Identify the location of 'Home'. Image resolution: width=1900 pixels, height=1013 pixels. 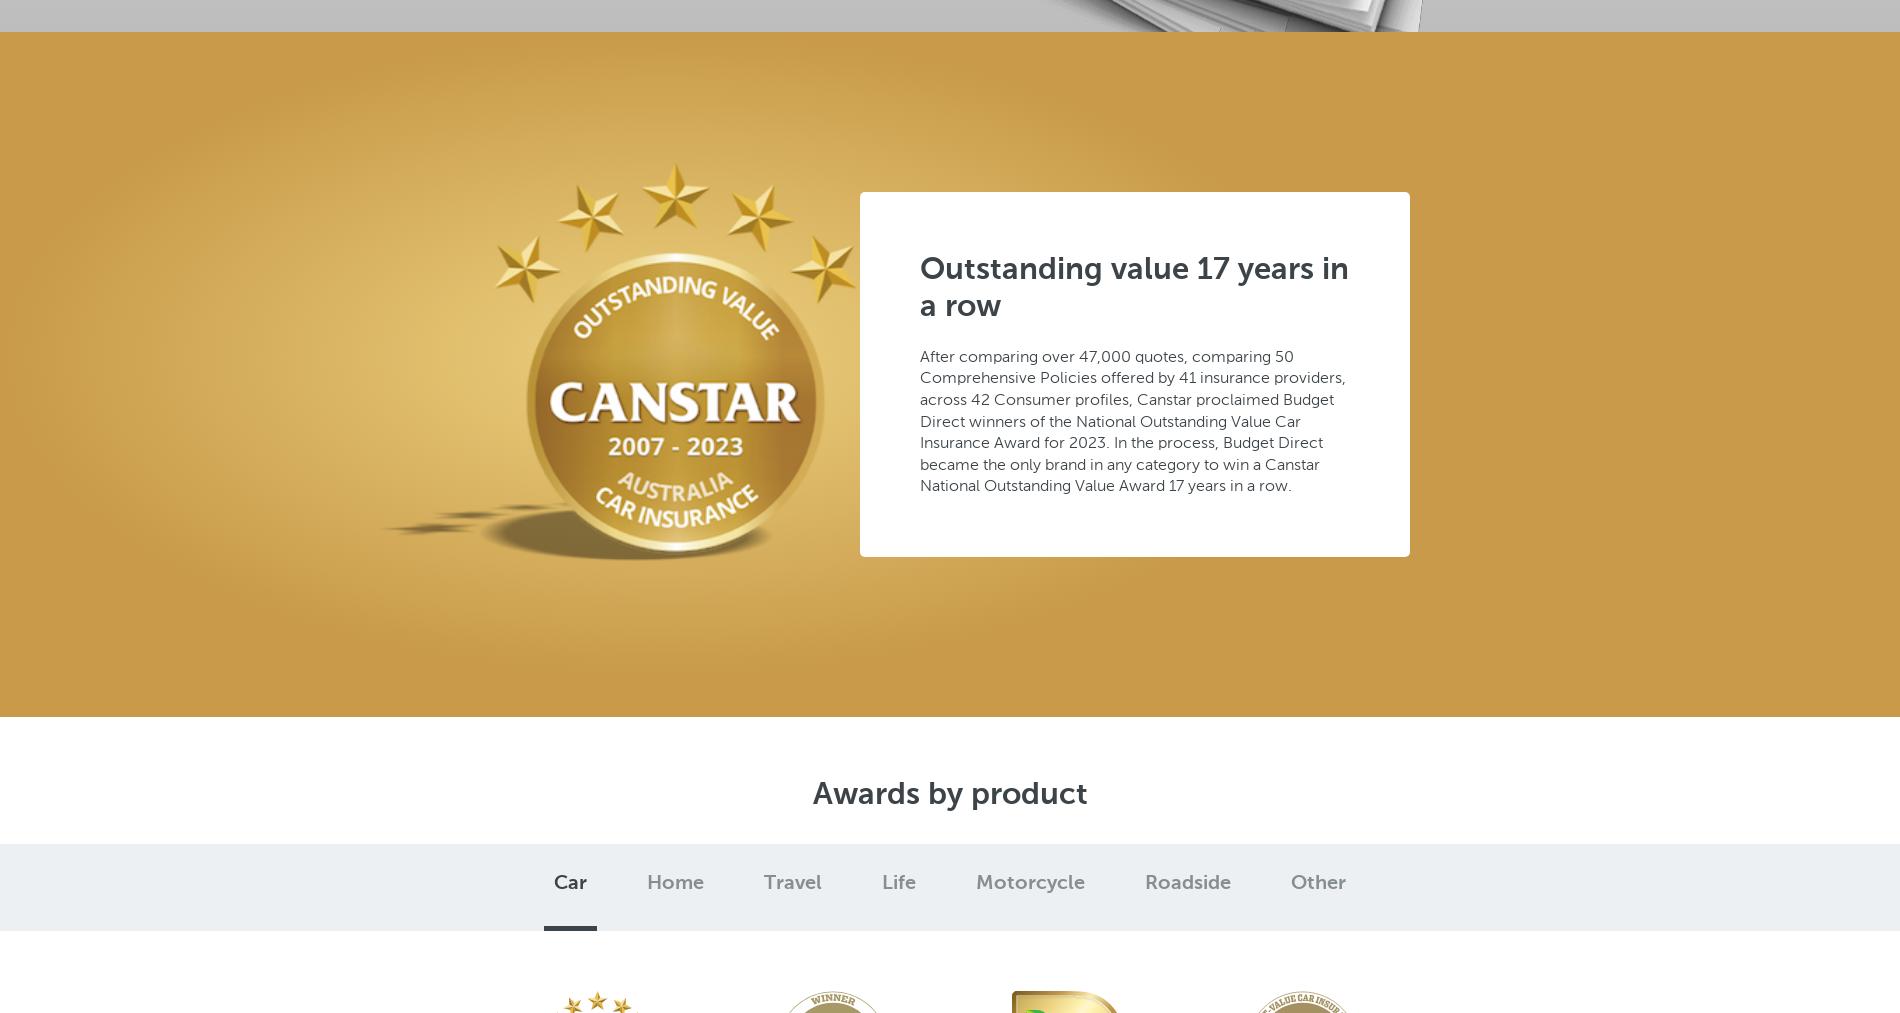
(675, 882).